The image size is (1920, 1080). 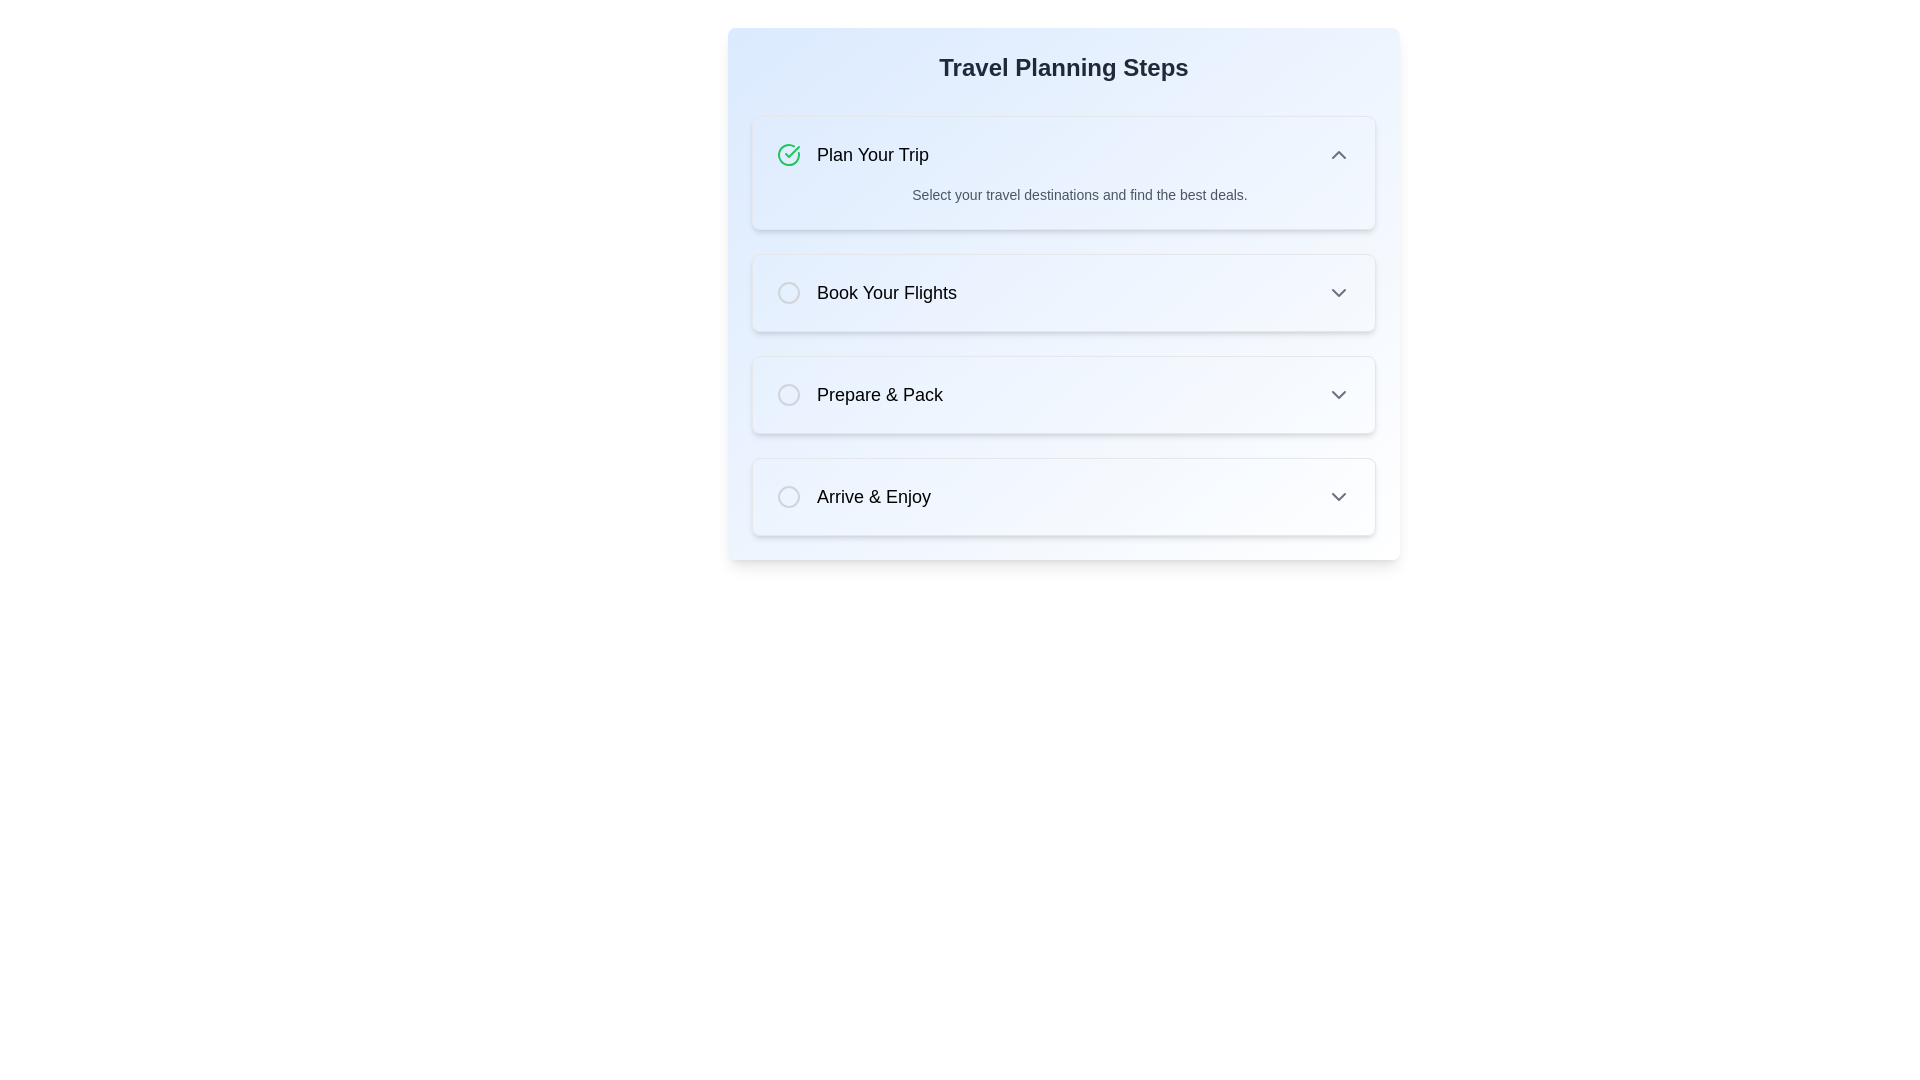 I want to click on the 'Book Your Flights' label with a circular icon, which is the second card in a vertical list below 'Plan Your Trip' and above 'Prepare & Pack', so click(x=867, y=293).